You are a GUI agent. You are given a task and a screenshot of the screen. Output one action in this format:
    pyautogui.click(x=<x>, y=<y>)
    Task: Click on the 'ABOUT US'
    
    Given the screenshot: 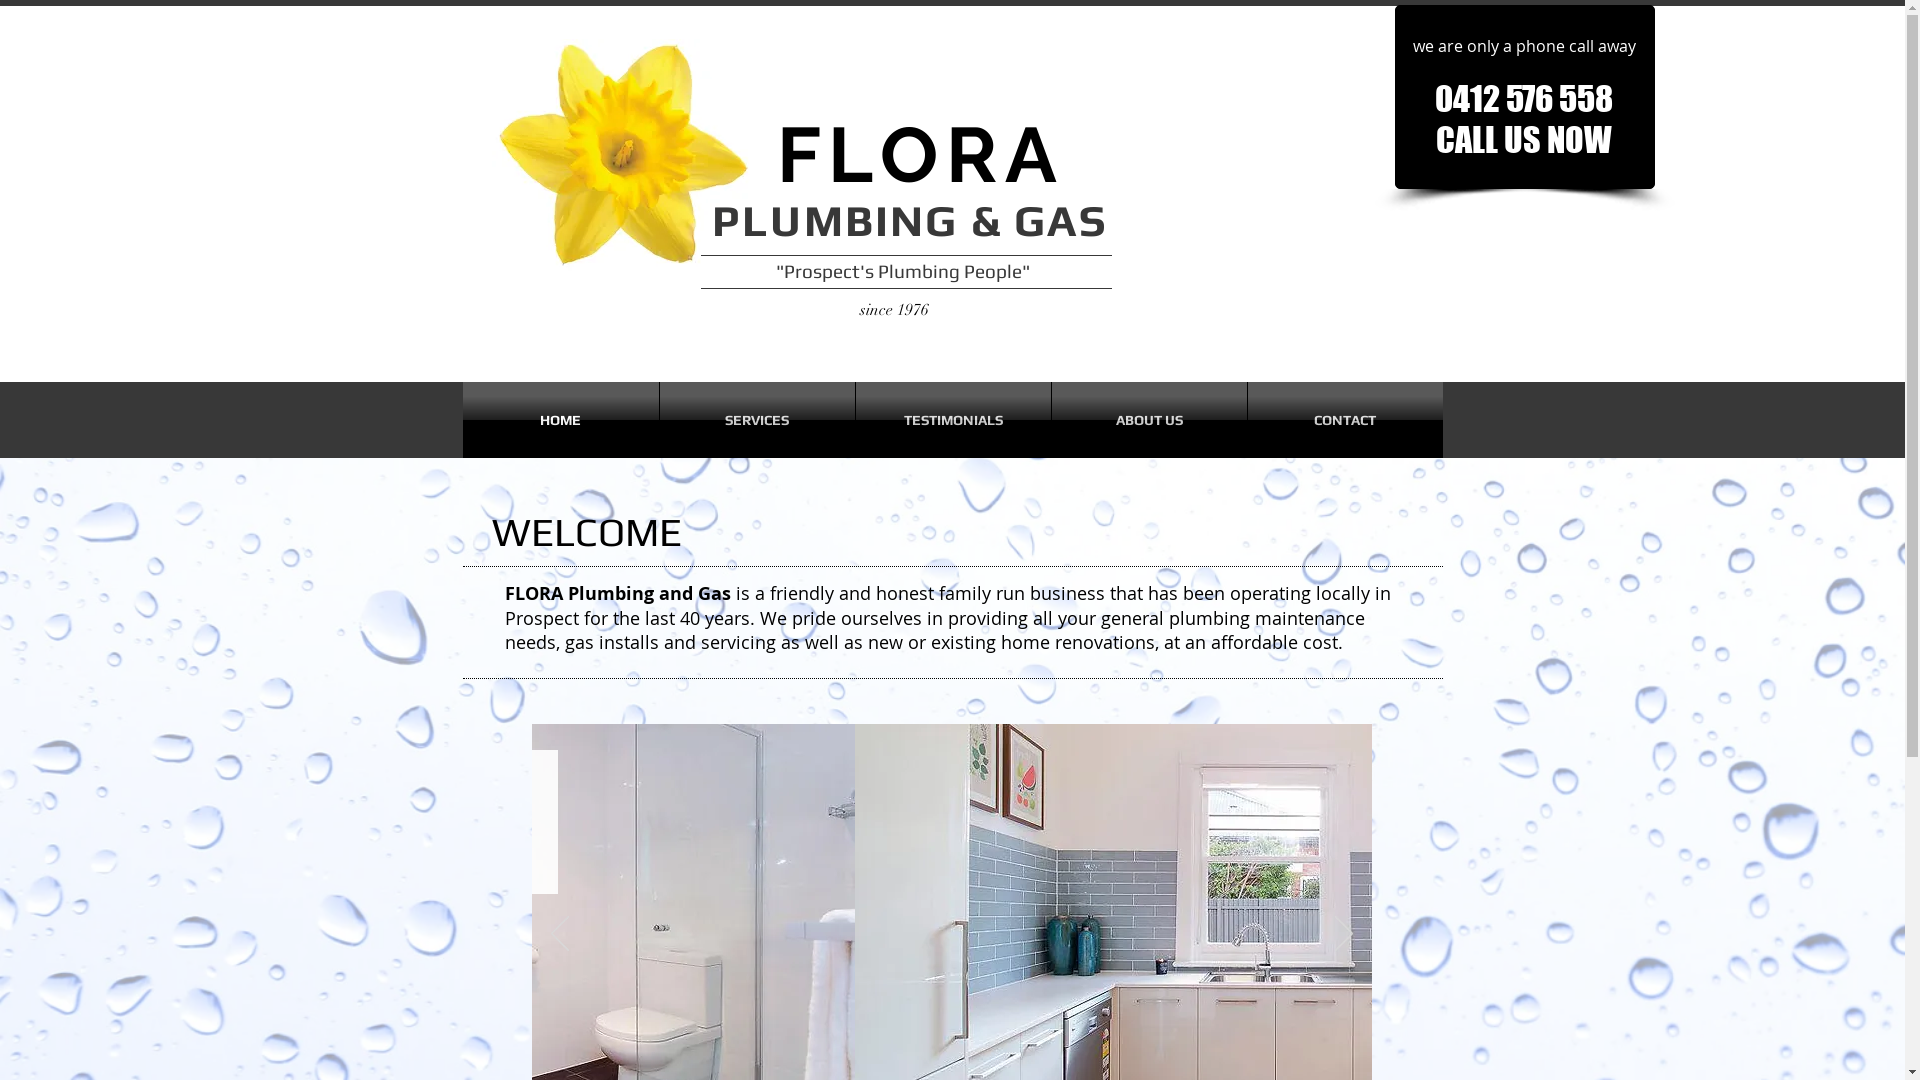 What is the action you would take?
    pyautogui.click(x=1149, y=419)
    